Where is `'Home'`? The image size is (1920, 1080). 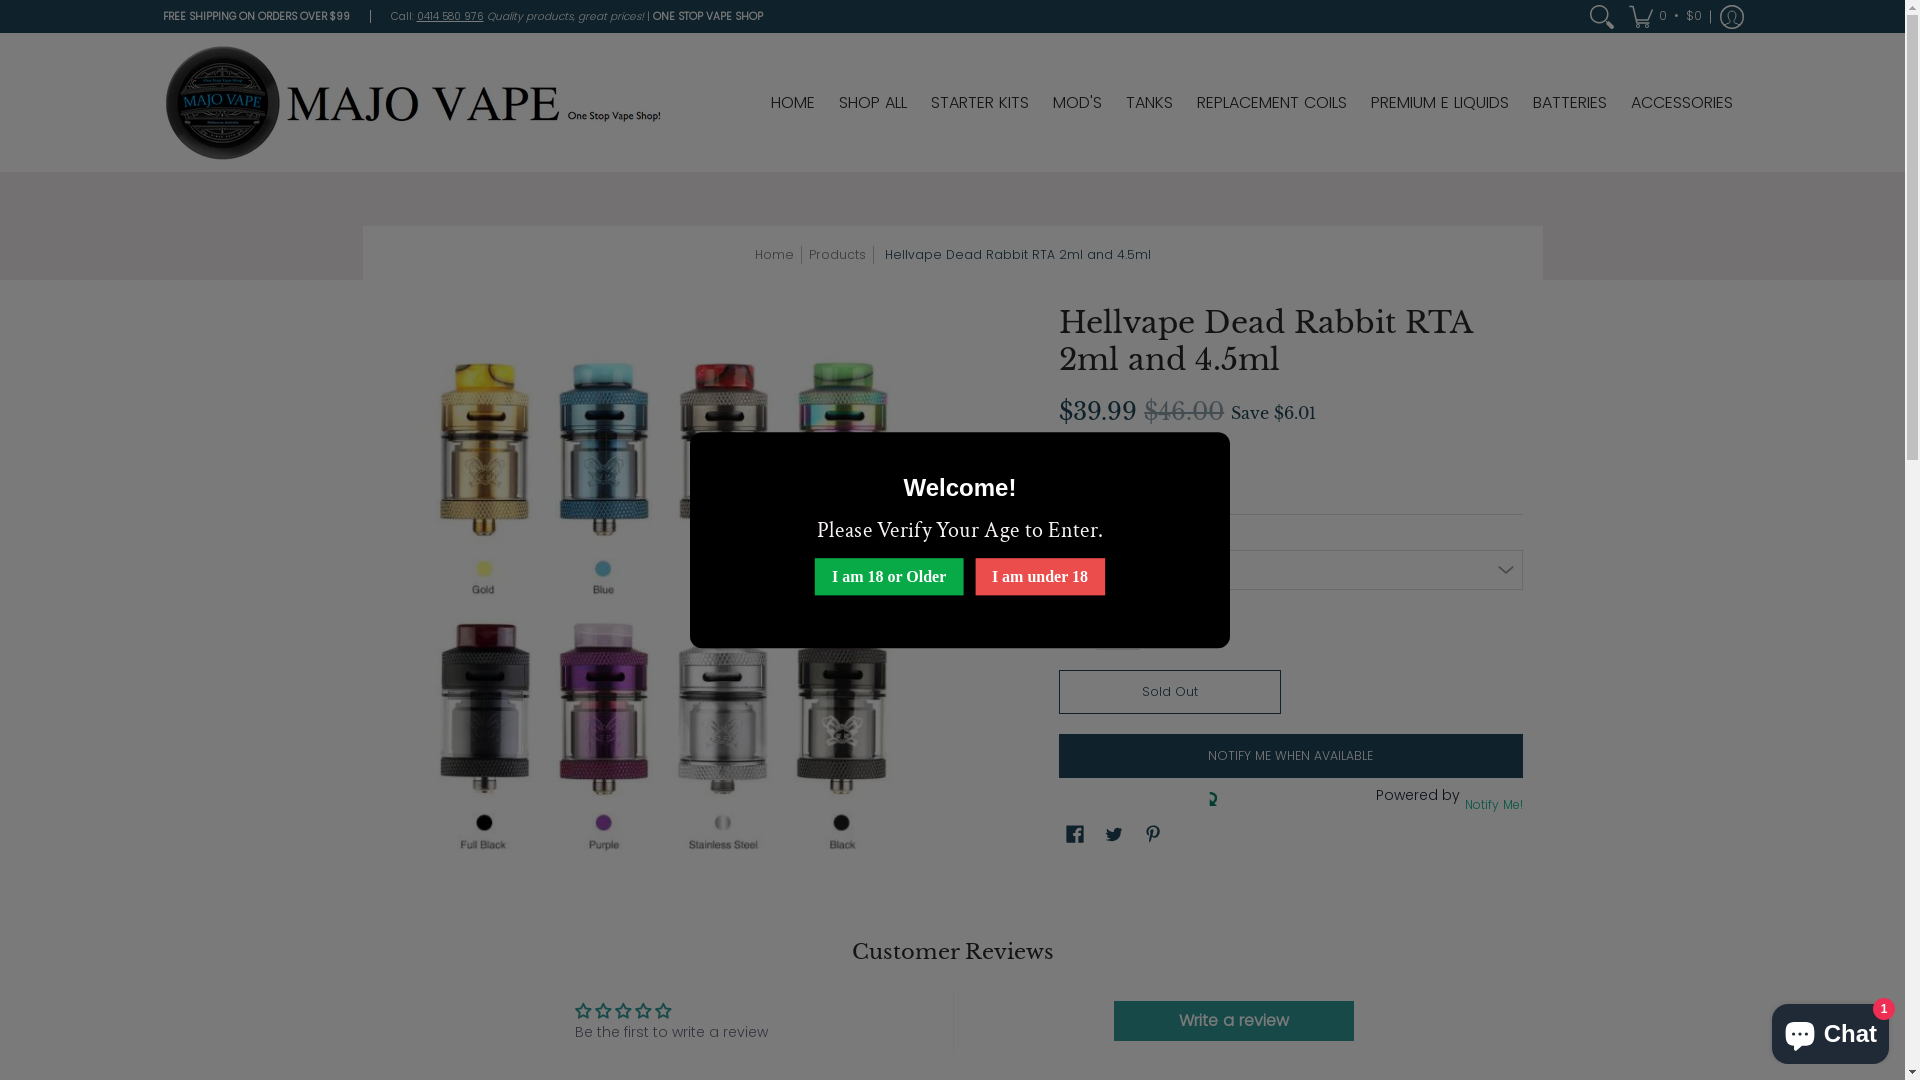
'Home' is located at coordinates (752, 253).